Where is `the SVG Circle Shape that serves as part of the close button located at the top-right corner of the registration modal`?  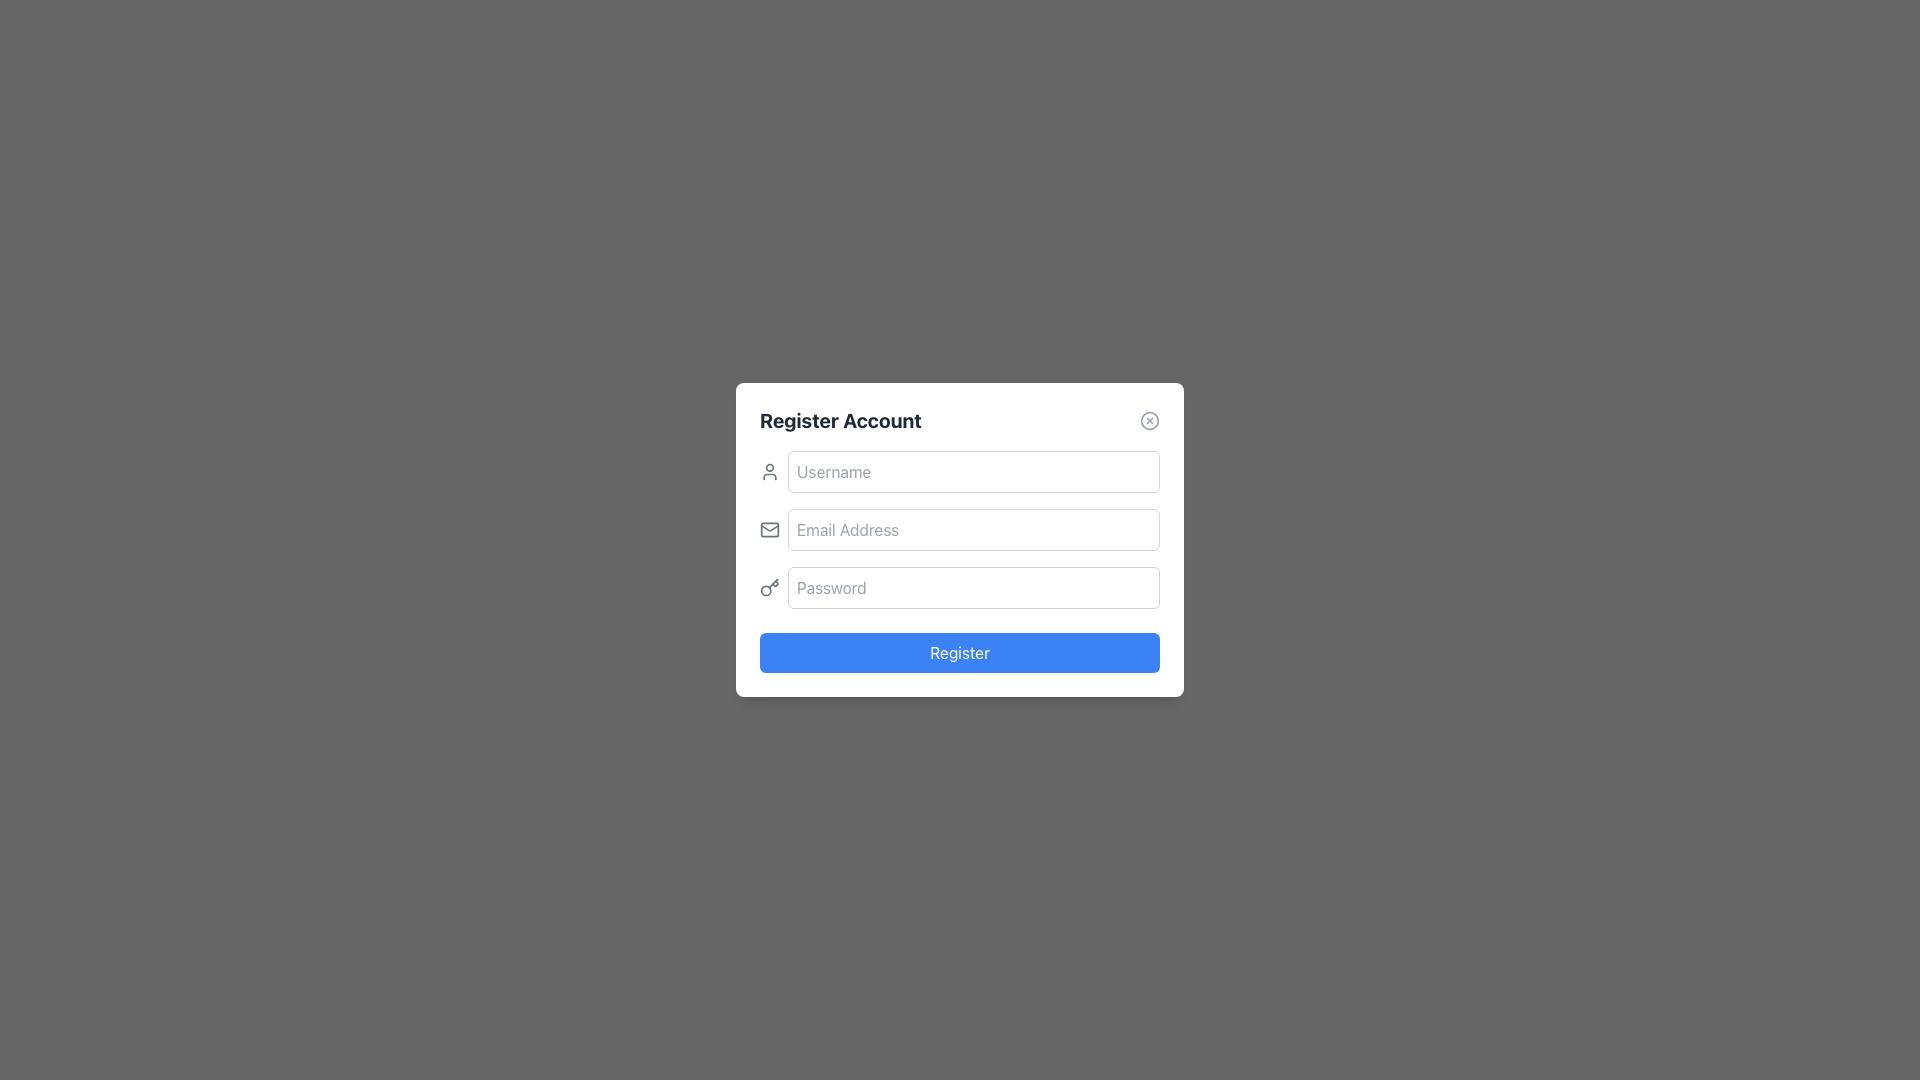 the SVG Circle Shape that serves as part of the close button located at the top-right corner of the registration modal is located at coordinates (1150, 419).